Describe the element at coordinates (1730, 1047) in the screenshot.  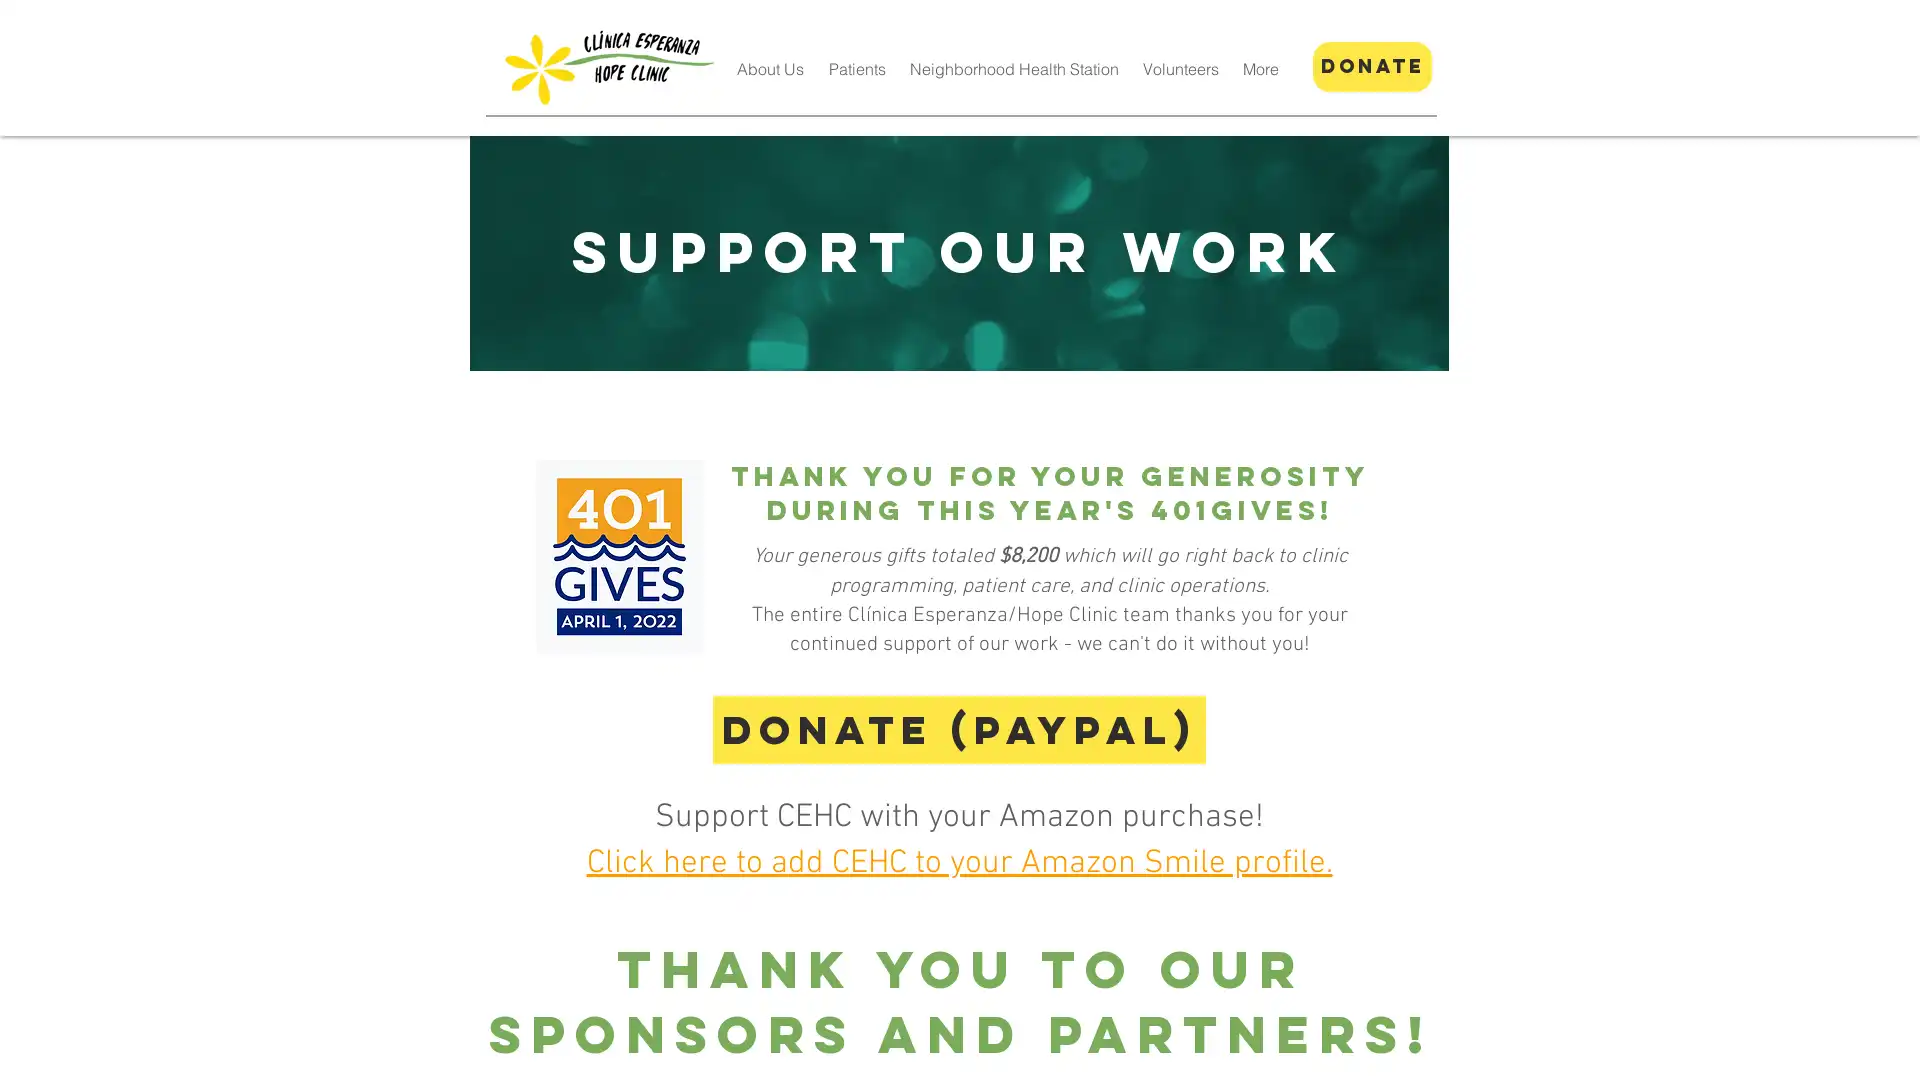
I see `Settings` at that location.